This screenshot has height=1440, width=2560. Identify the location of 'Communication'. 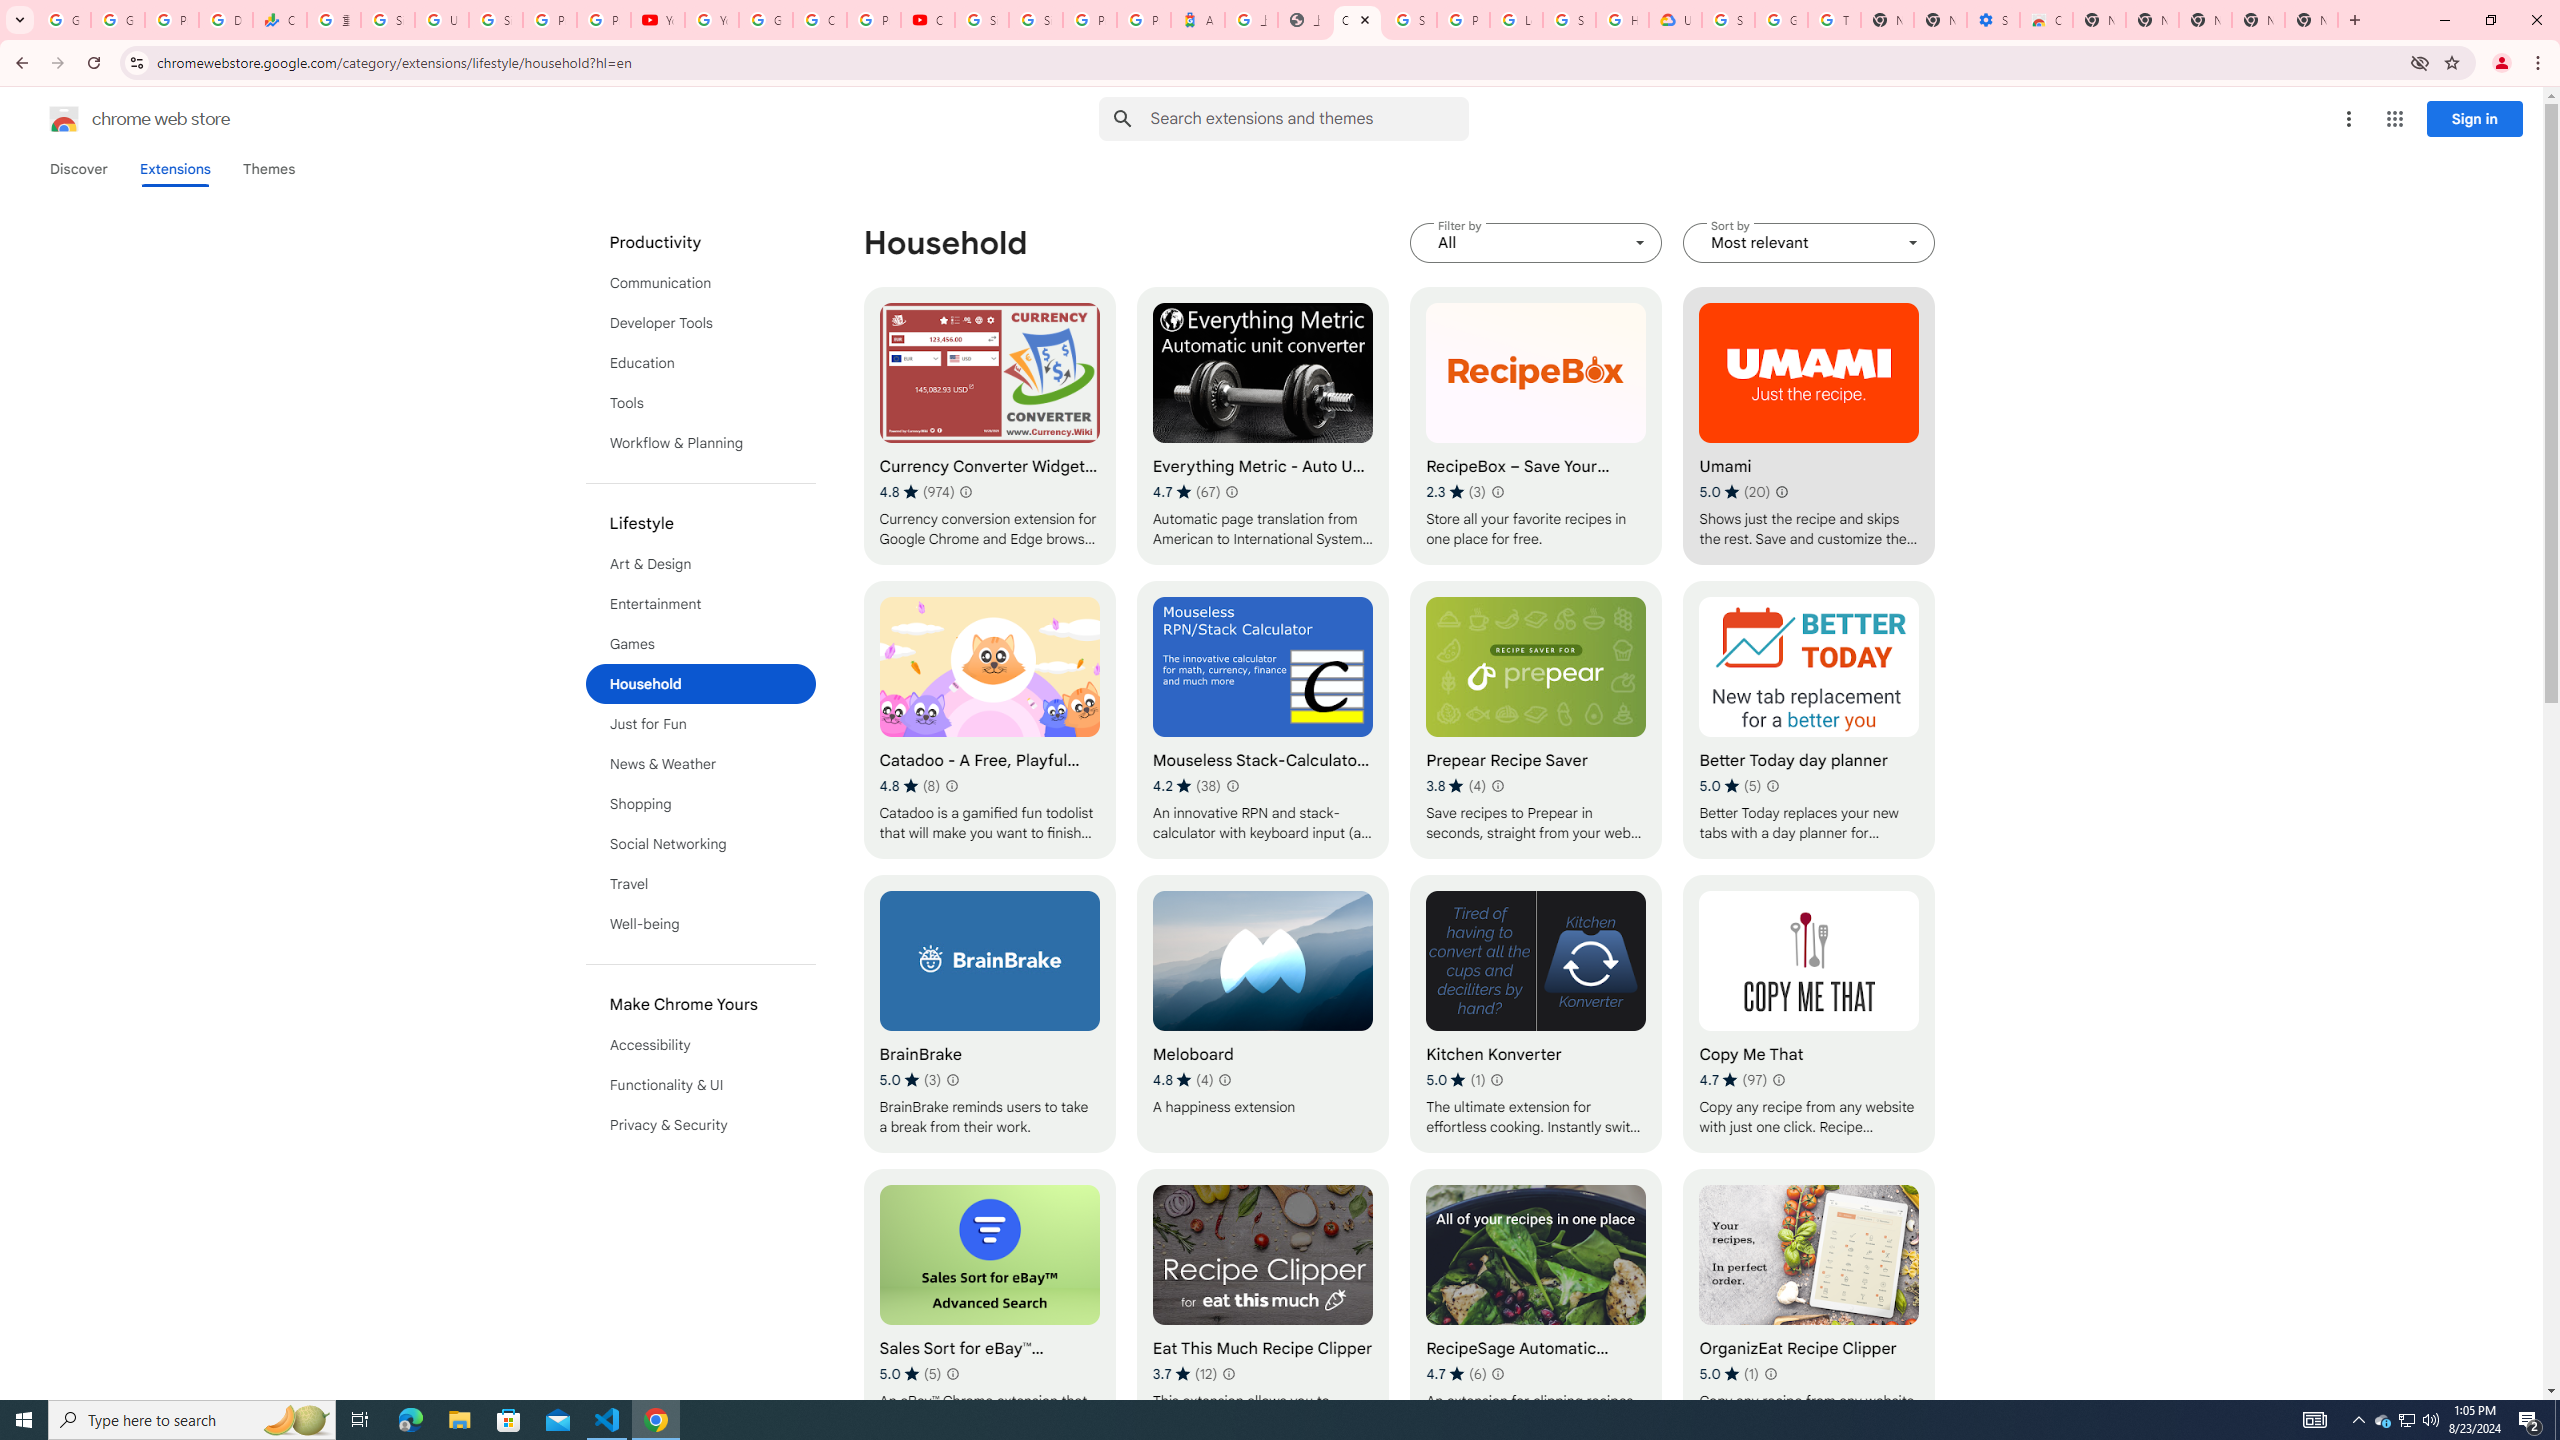
(701, 282).